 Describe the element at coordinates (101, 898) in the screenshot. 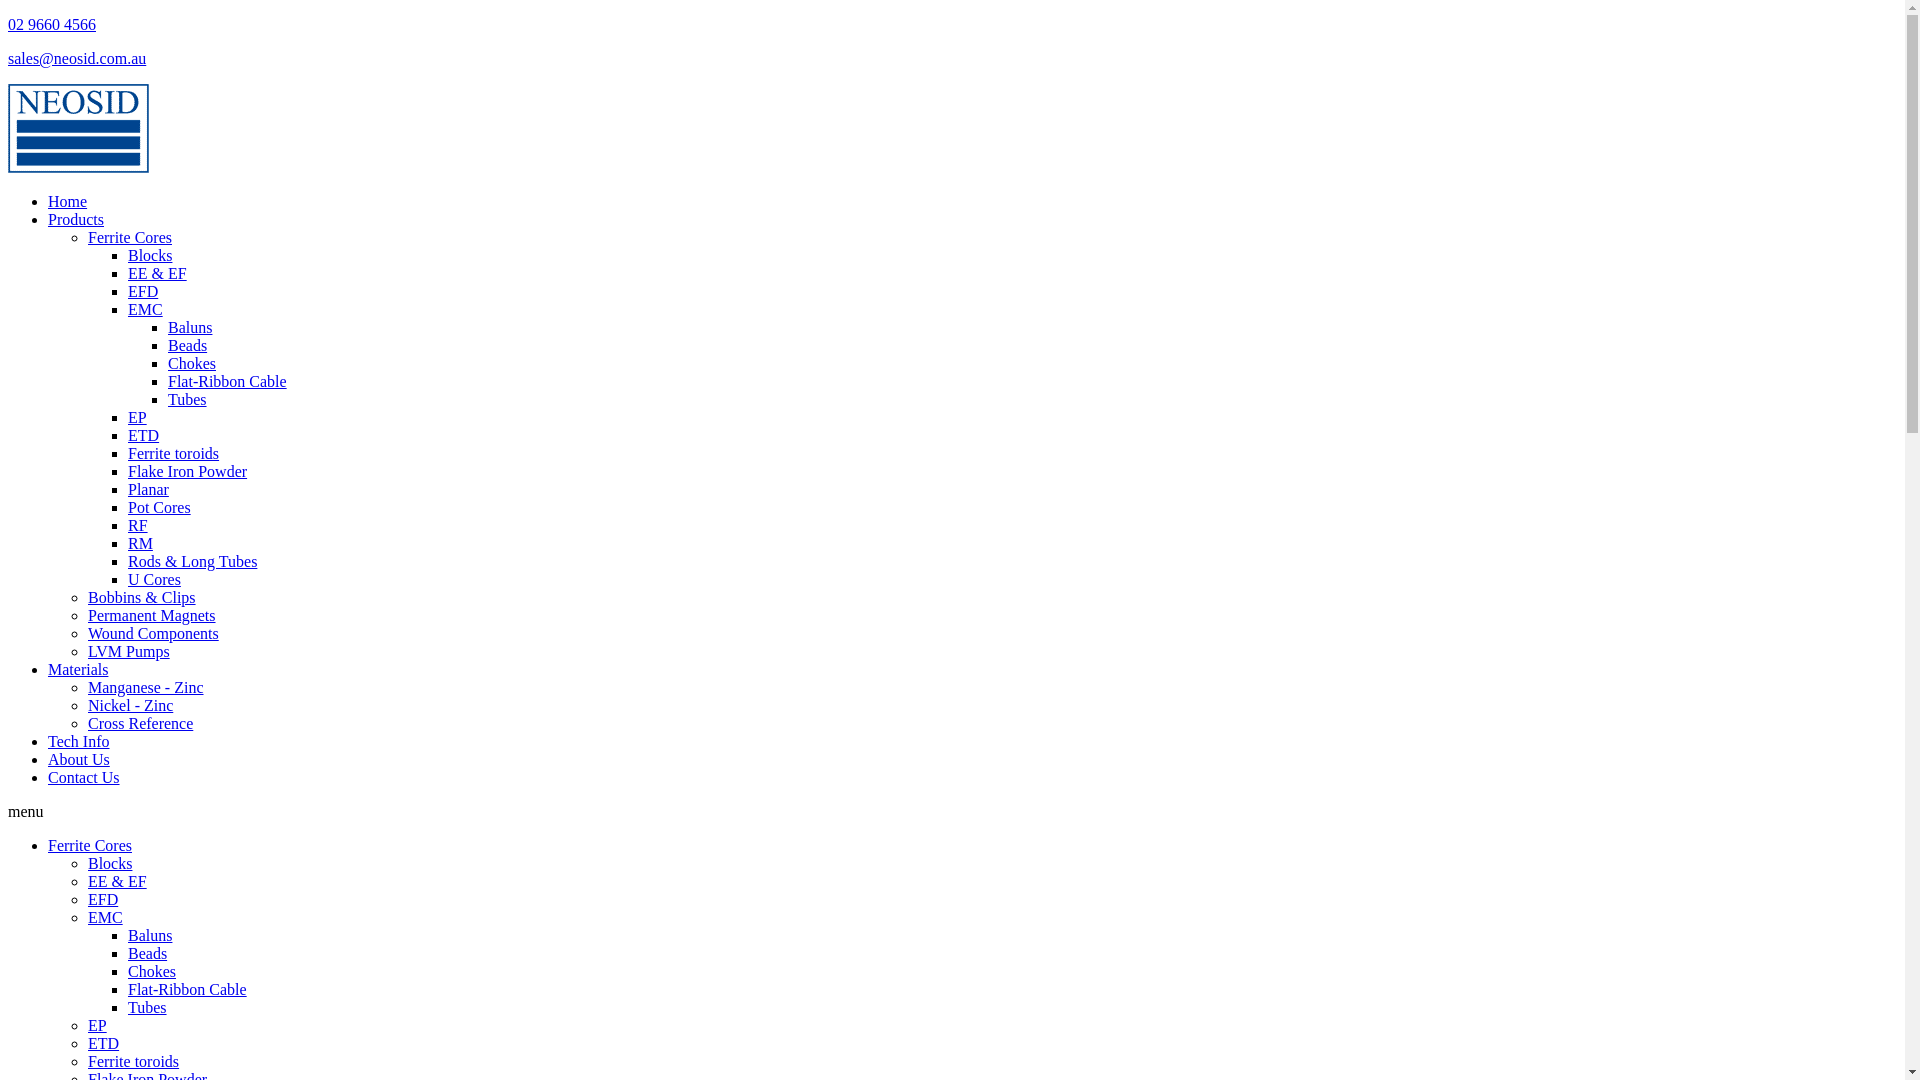

I see `'EFD'` at that location.